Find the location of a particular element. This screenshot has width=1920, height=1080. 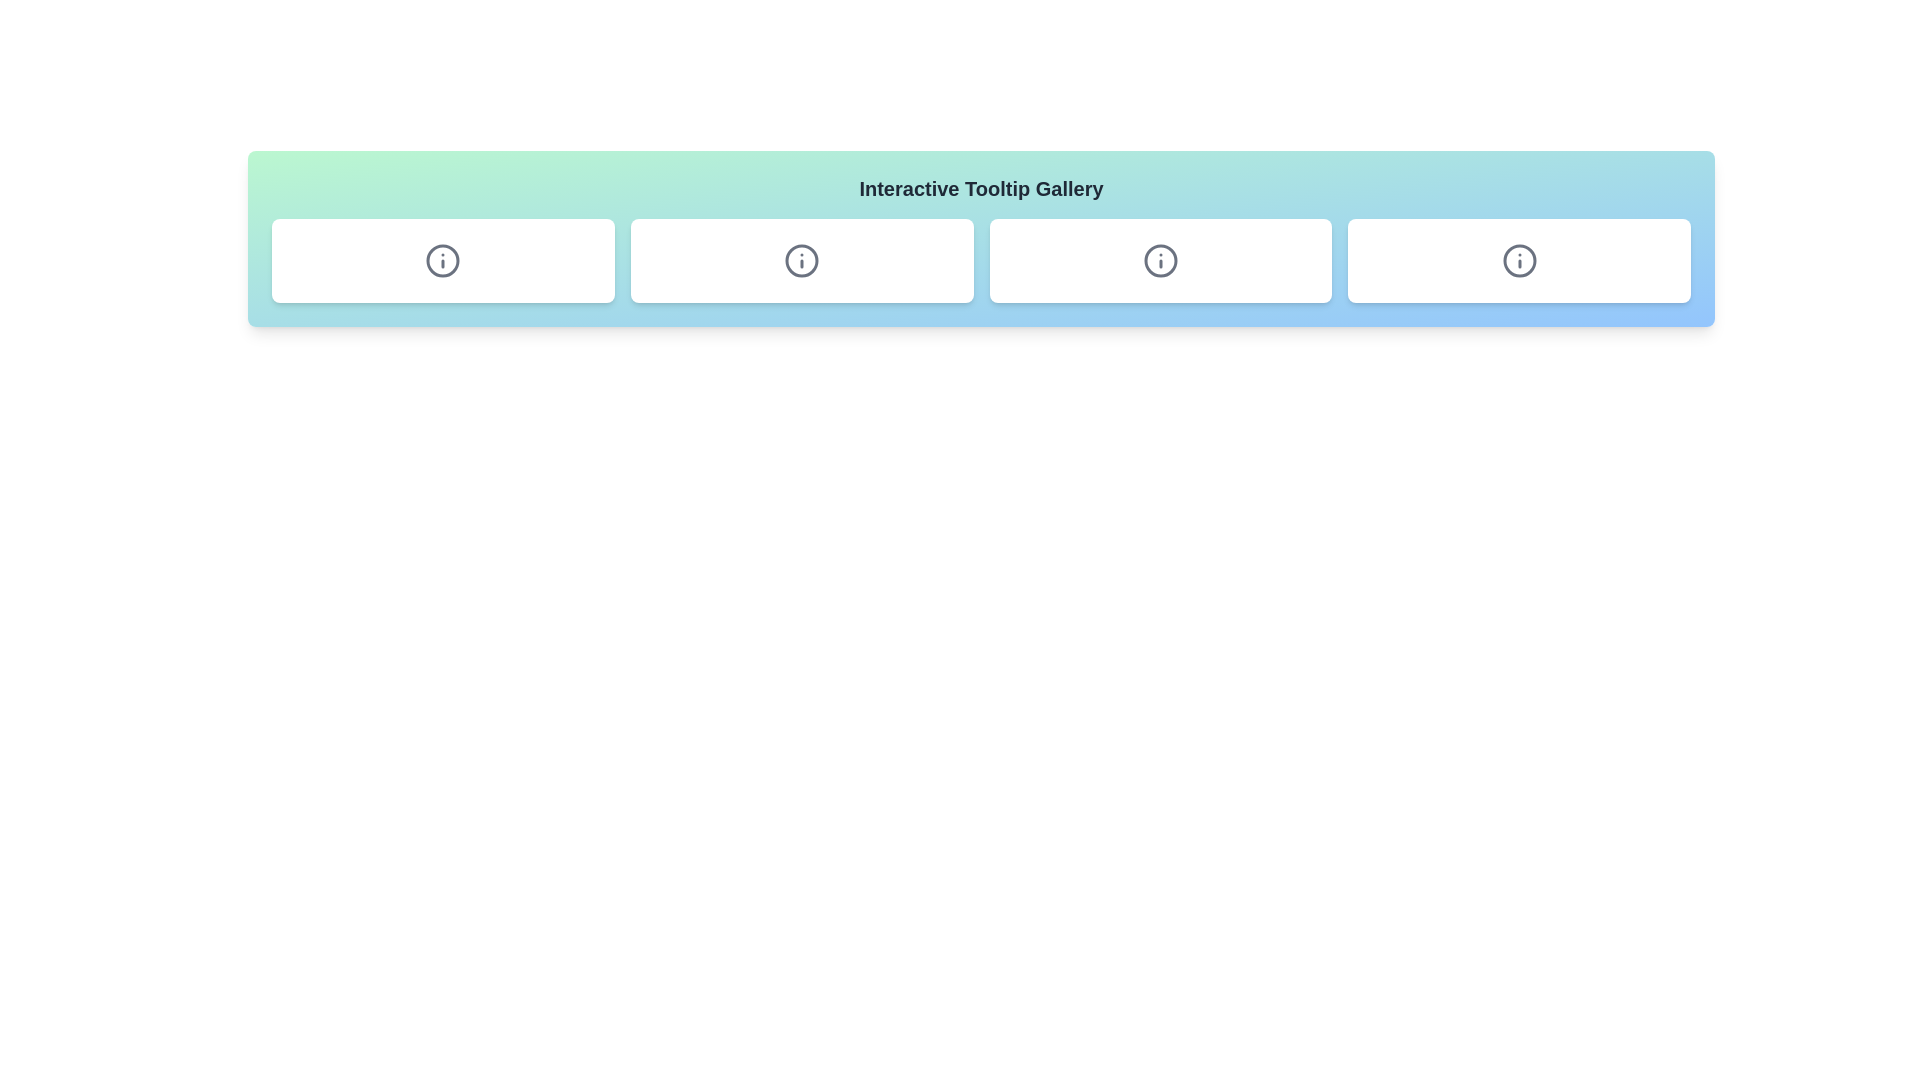

the SVG Circle representing the background circle of the 'info' icon, which is the central circular shape within the third icon from the left in the 'Interactive Tooltip Gallery' is located at coordinates (802, 260).